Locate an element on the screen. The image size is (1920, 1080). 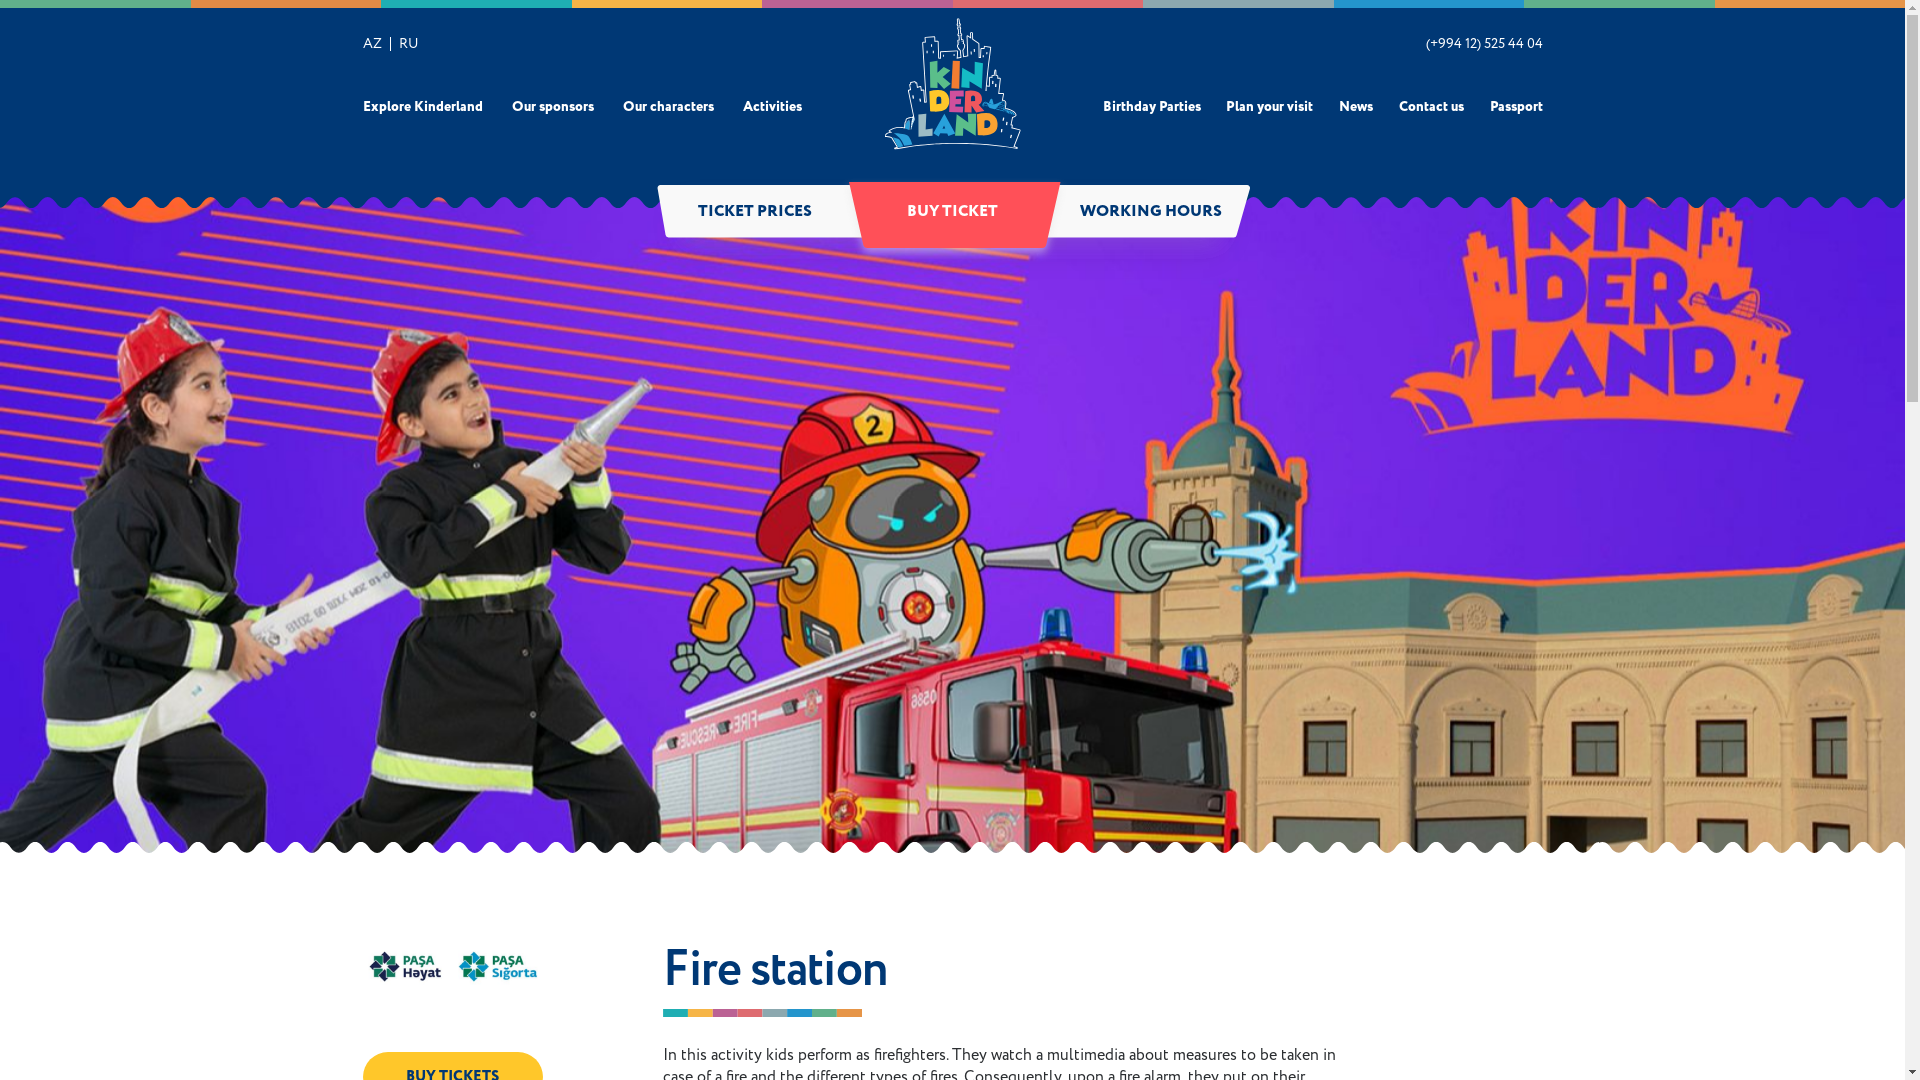
'Kinderland' is located at coordinates (951, 82).